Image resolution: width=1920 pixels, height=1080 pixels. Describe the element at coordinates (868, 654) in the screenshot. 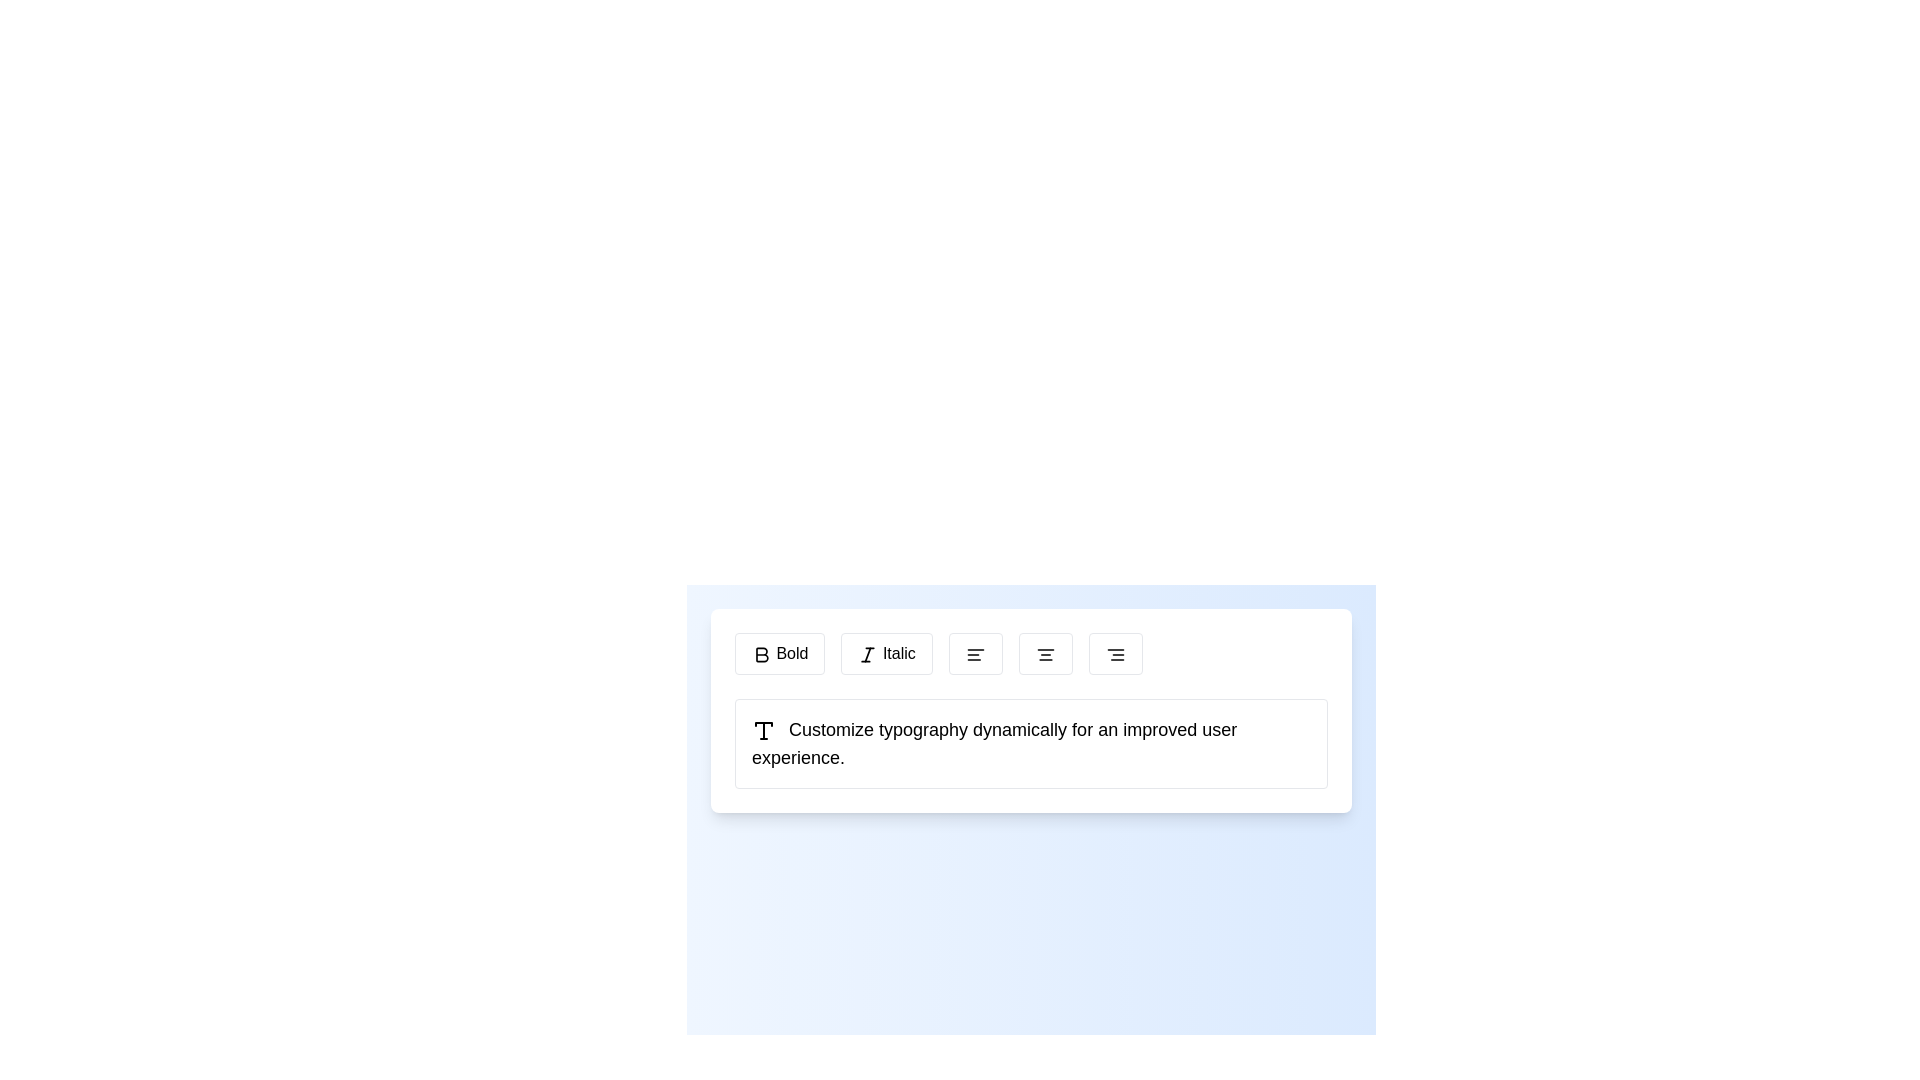

I see `the diagonal line within the 'Italic' button in the toolbar, which is the second button from the left in the formatting controls` at that location.